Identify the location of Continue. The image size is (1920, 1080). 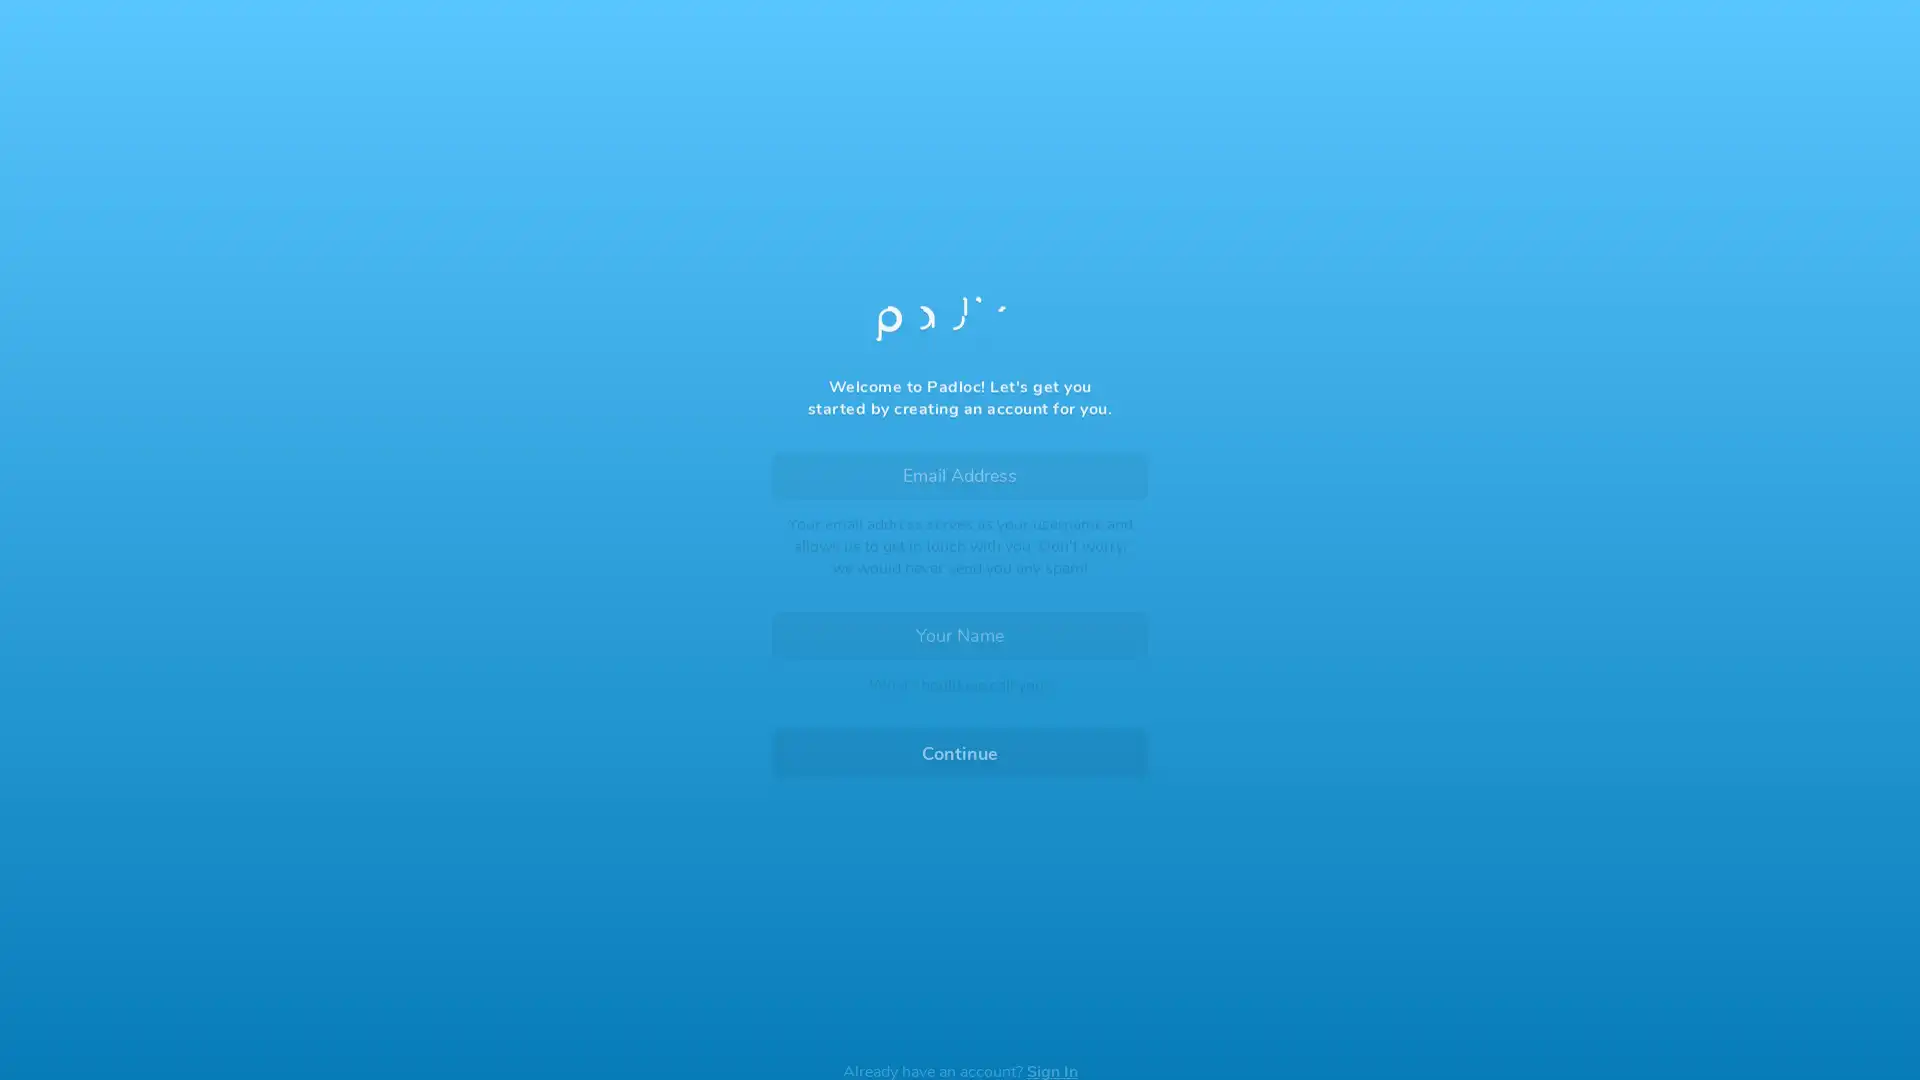
(960, 739).